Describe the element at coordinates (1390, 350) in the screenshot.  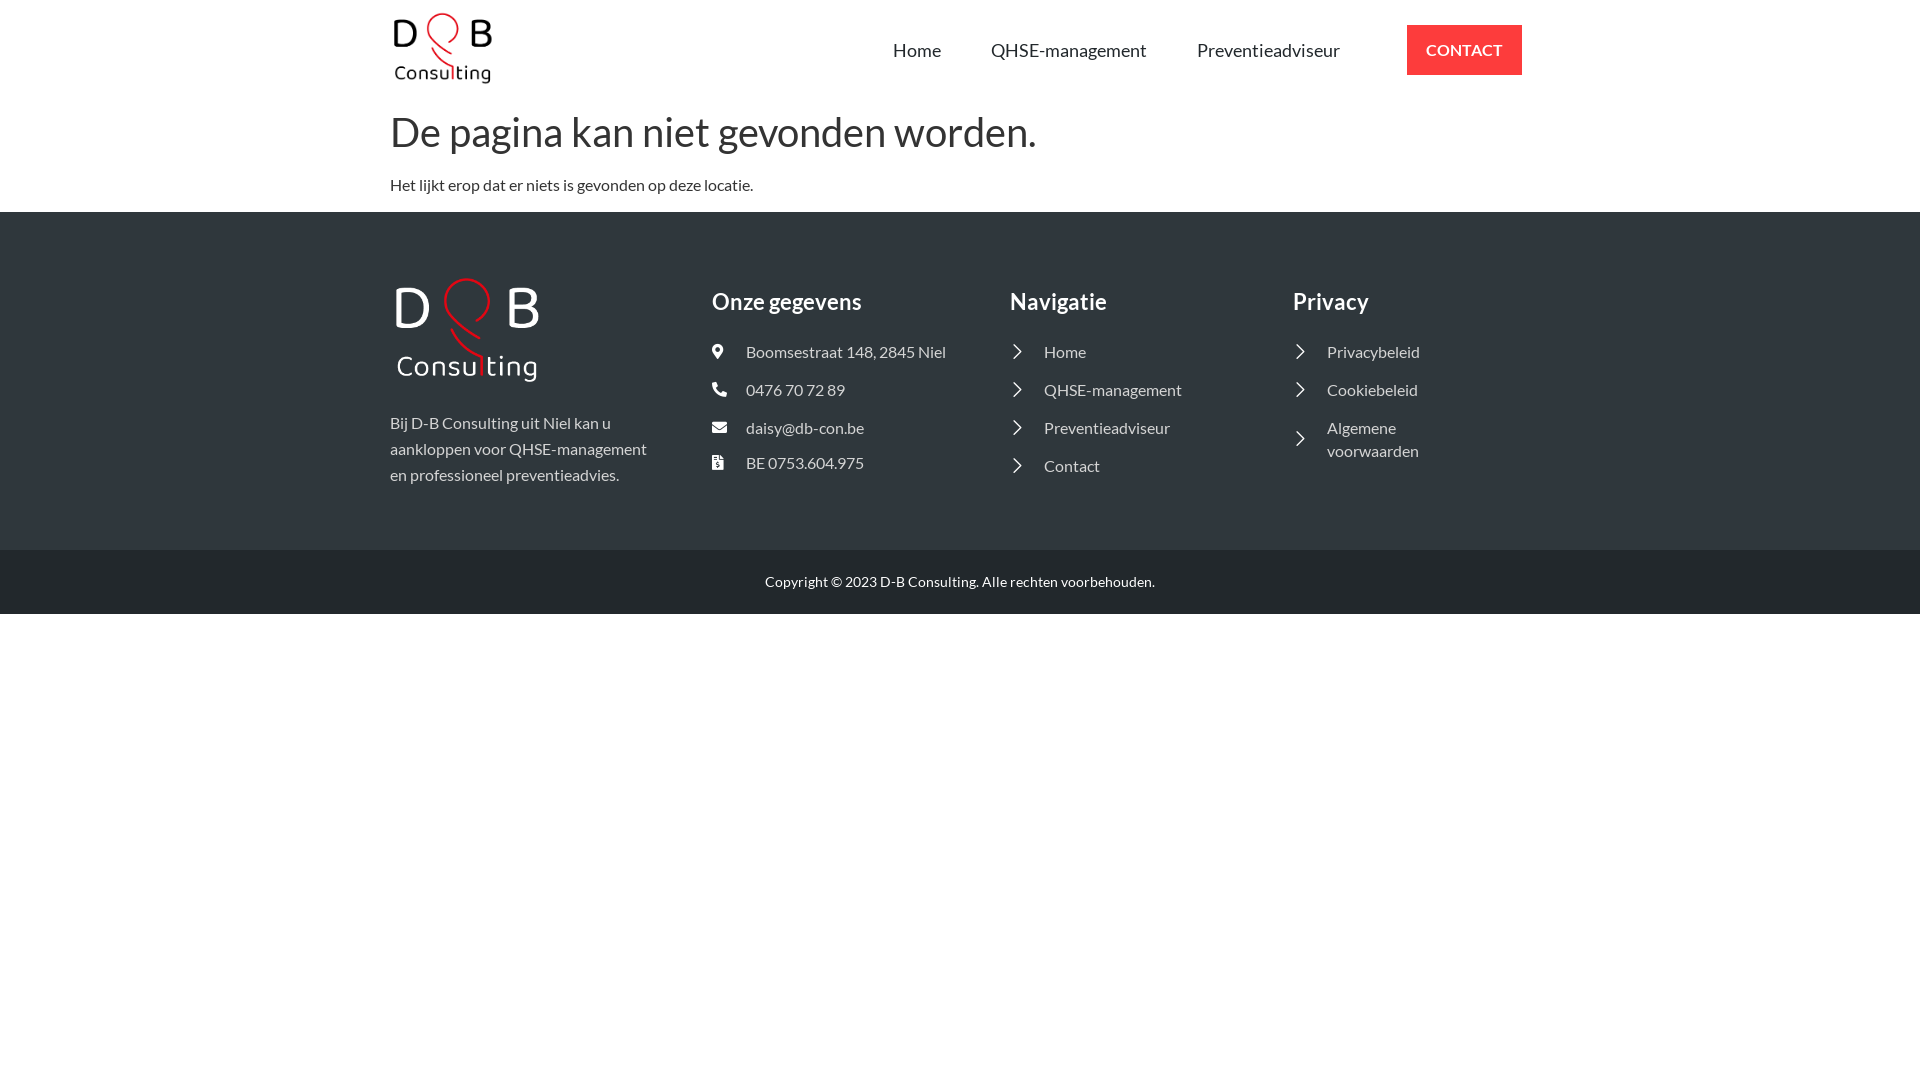
I see `'Privacybeleid'` at that location.